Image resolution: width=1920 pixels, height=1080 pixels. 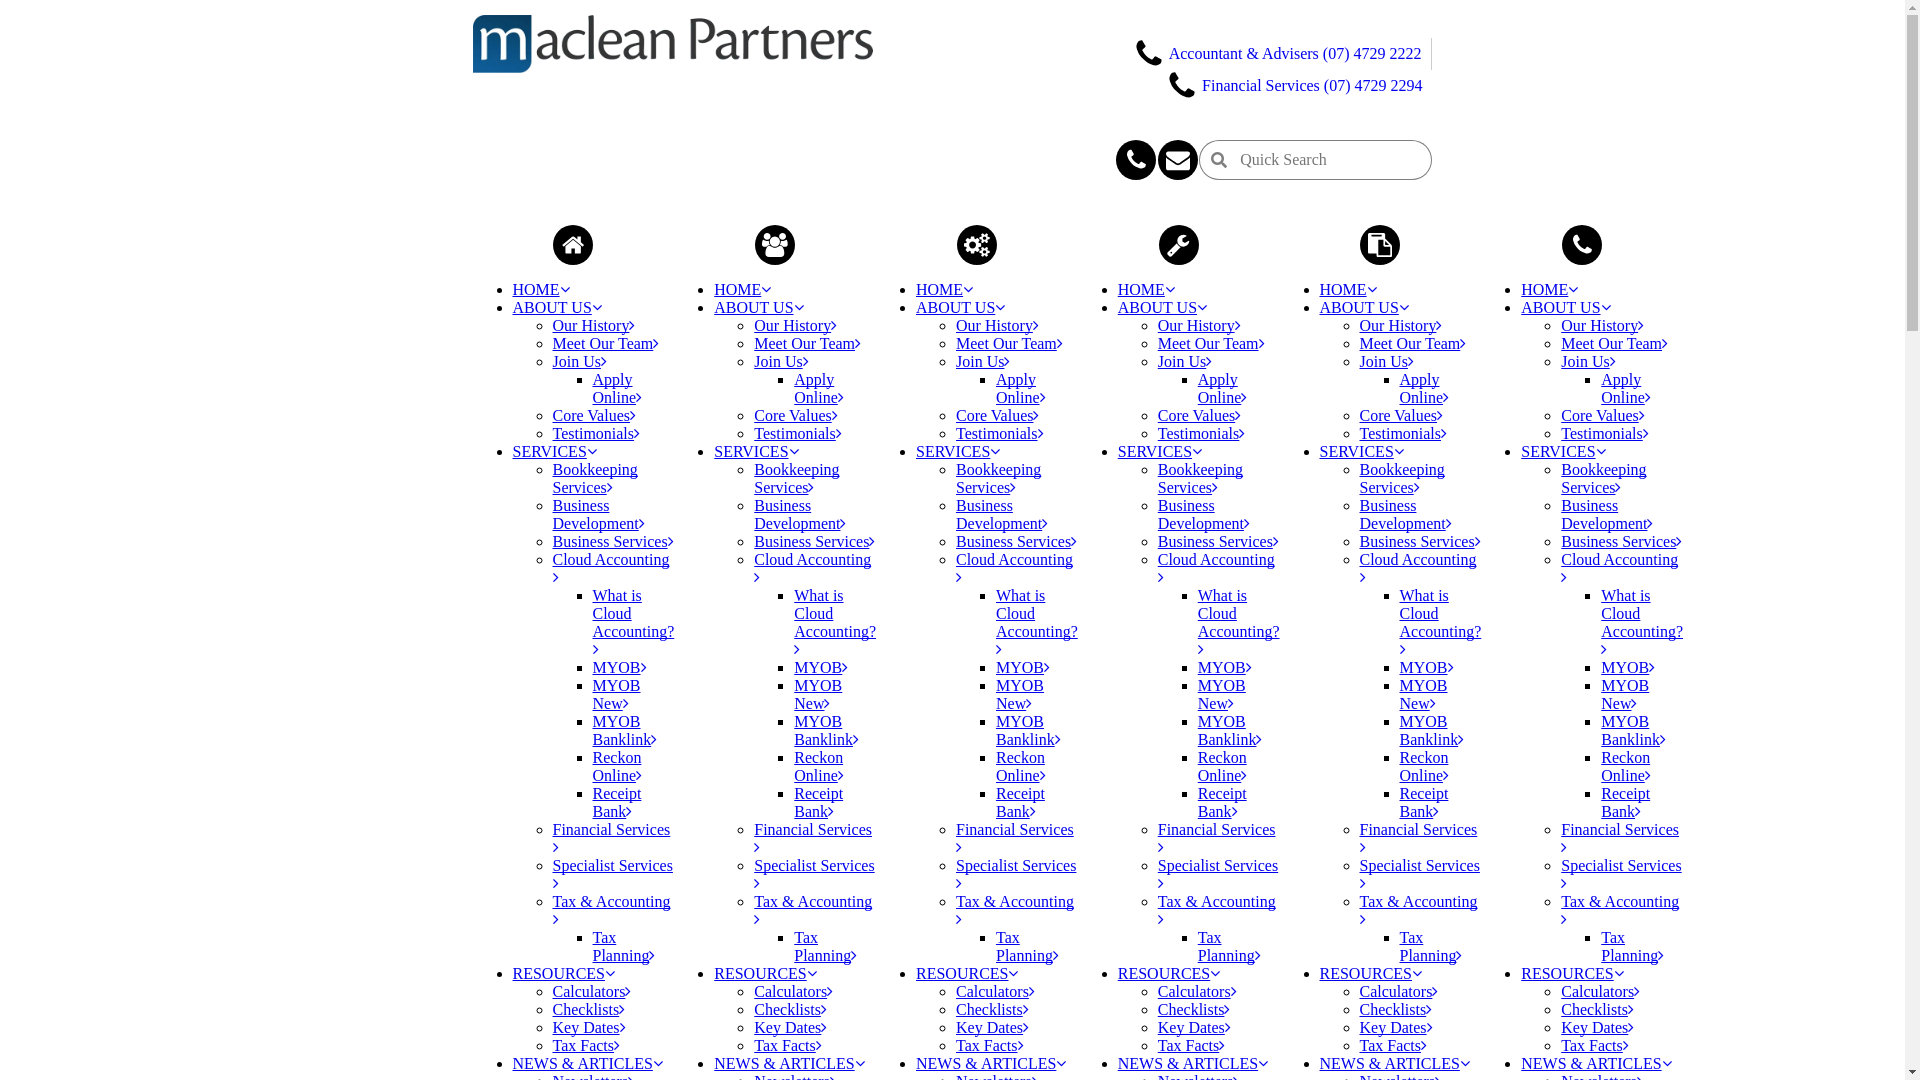 What do you see at coordinates (1199, 414) in the screenshot?
I see `'Core Values'` at bounding box center [1199, 414].